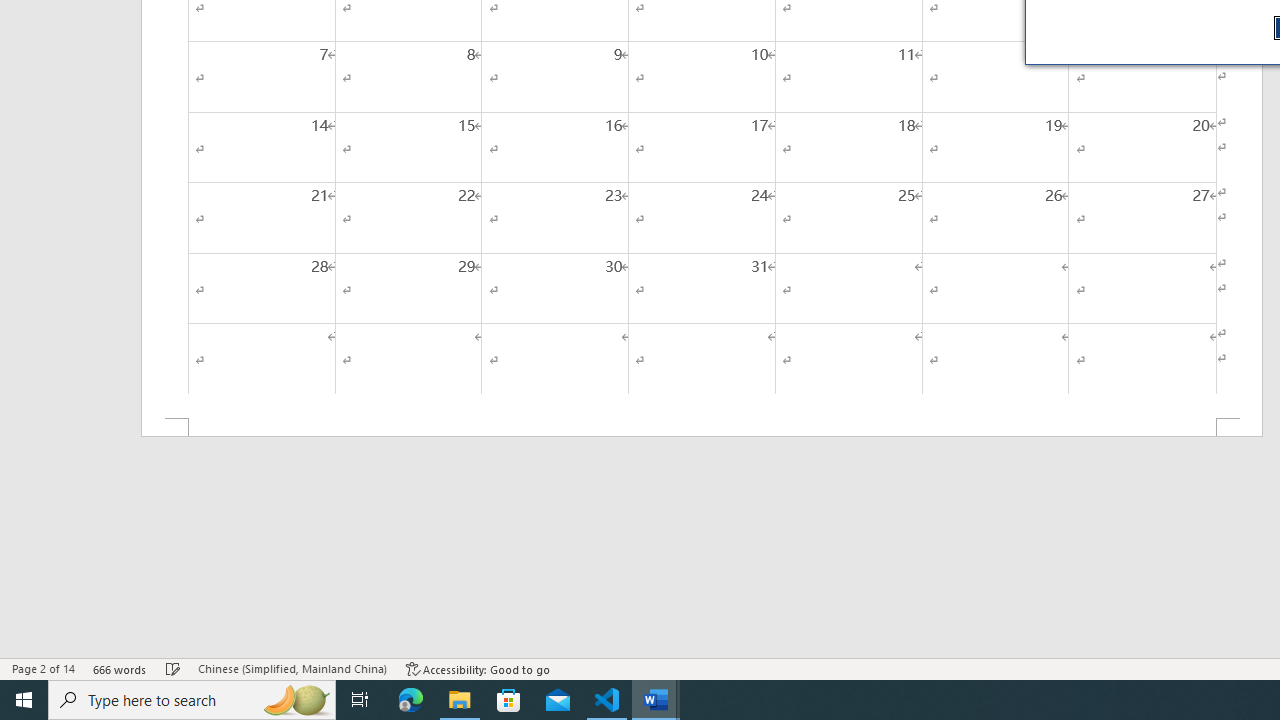 This screenshot has width=1280, height=720. I want to click on 'Search highlights icon opens search home window', so click(294, 698).